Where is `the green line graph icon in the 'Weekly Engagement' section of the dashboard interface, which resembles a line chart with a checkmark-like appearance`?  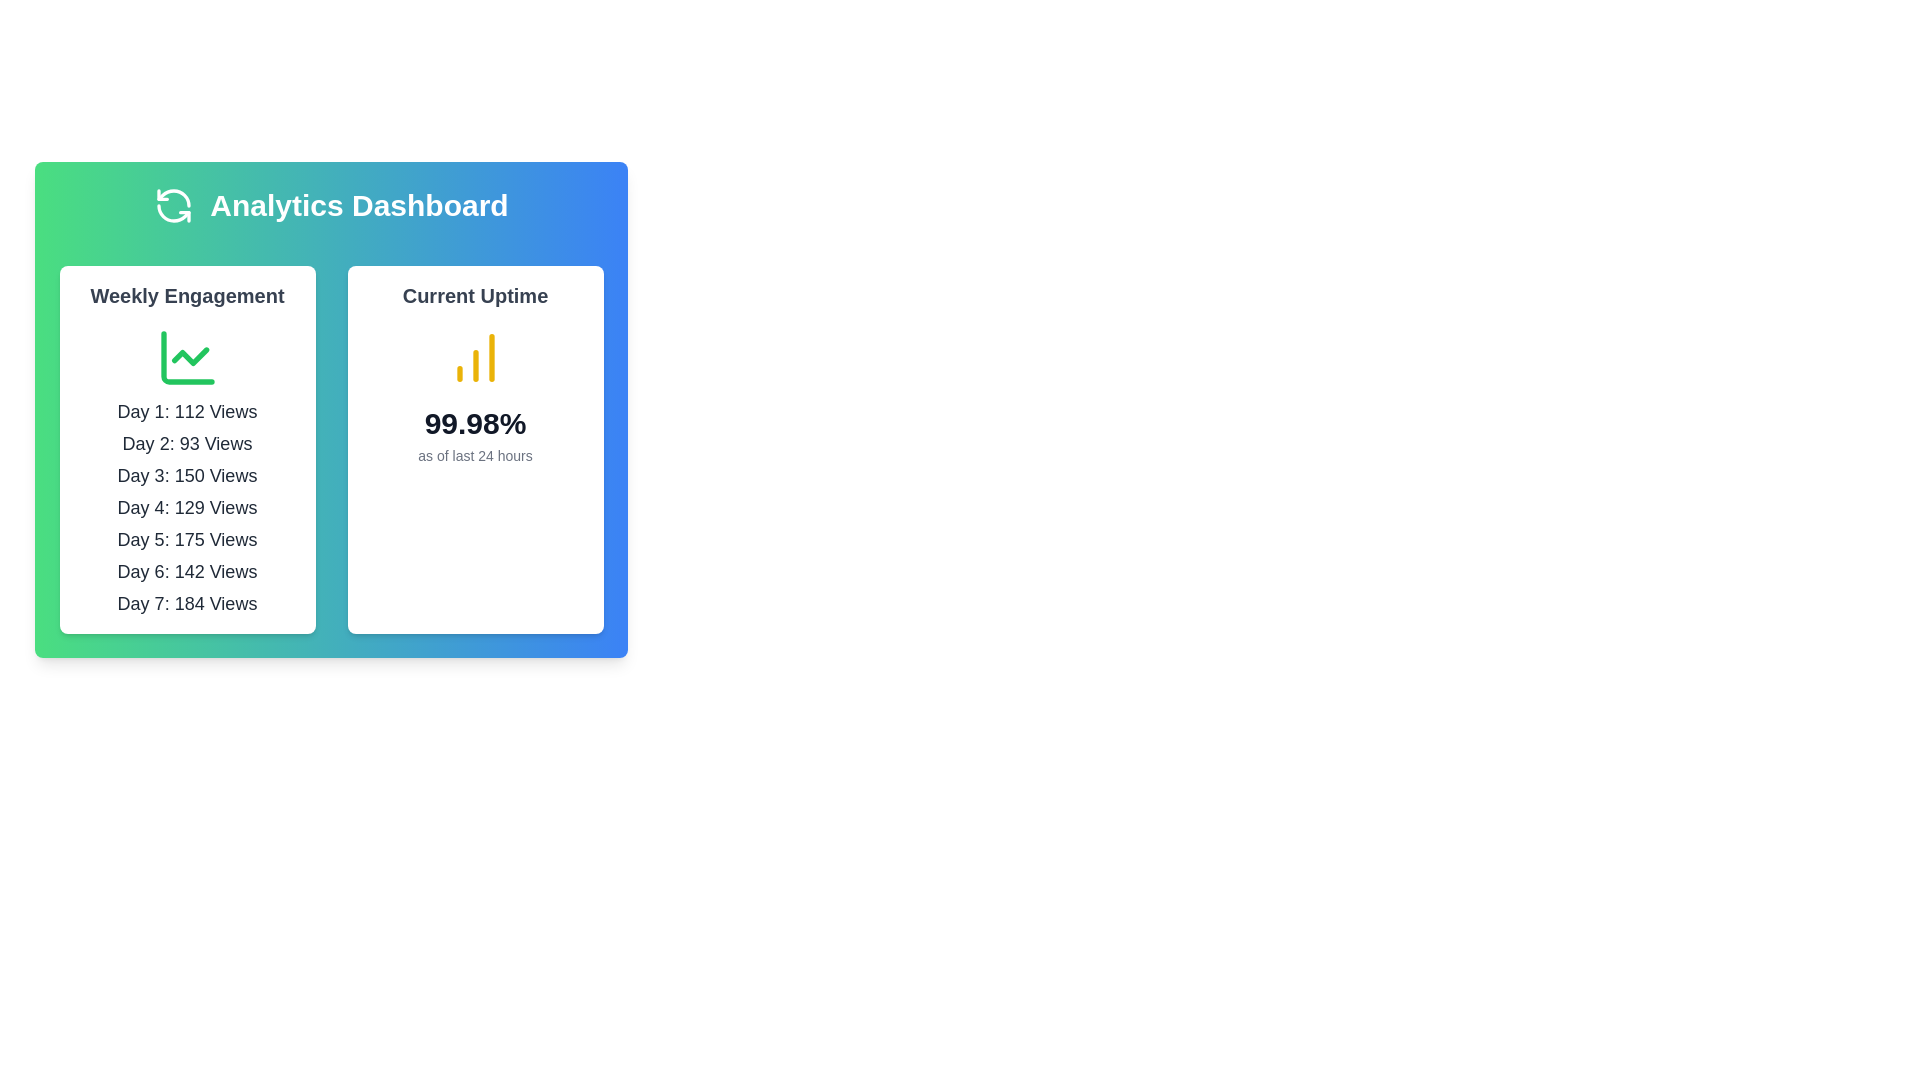
the green line graph icon in the 'Weekly Engagement' section of the dashboard interface, which resembles a line chart with a checkmark-like appearance is located at coordinates (187, 357).